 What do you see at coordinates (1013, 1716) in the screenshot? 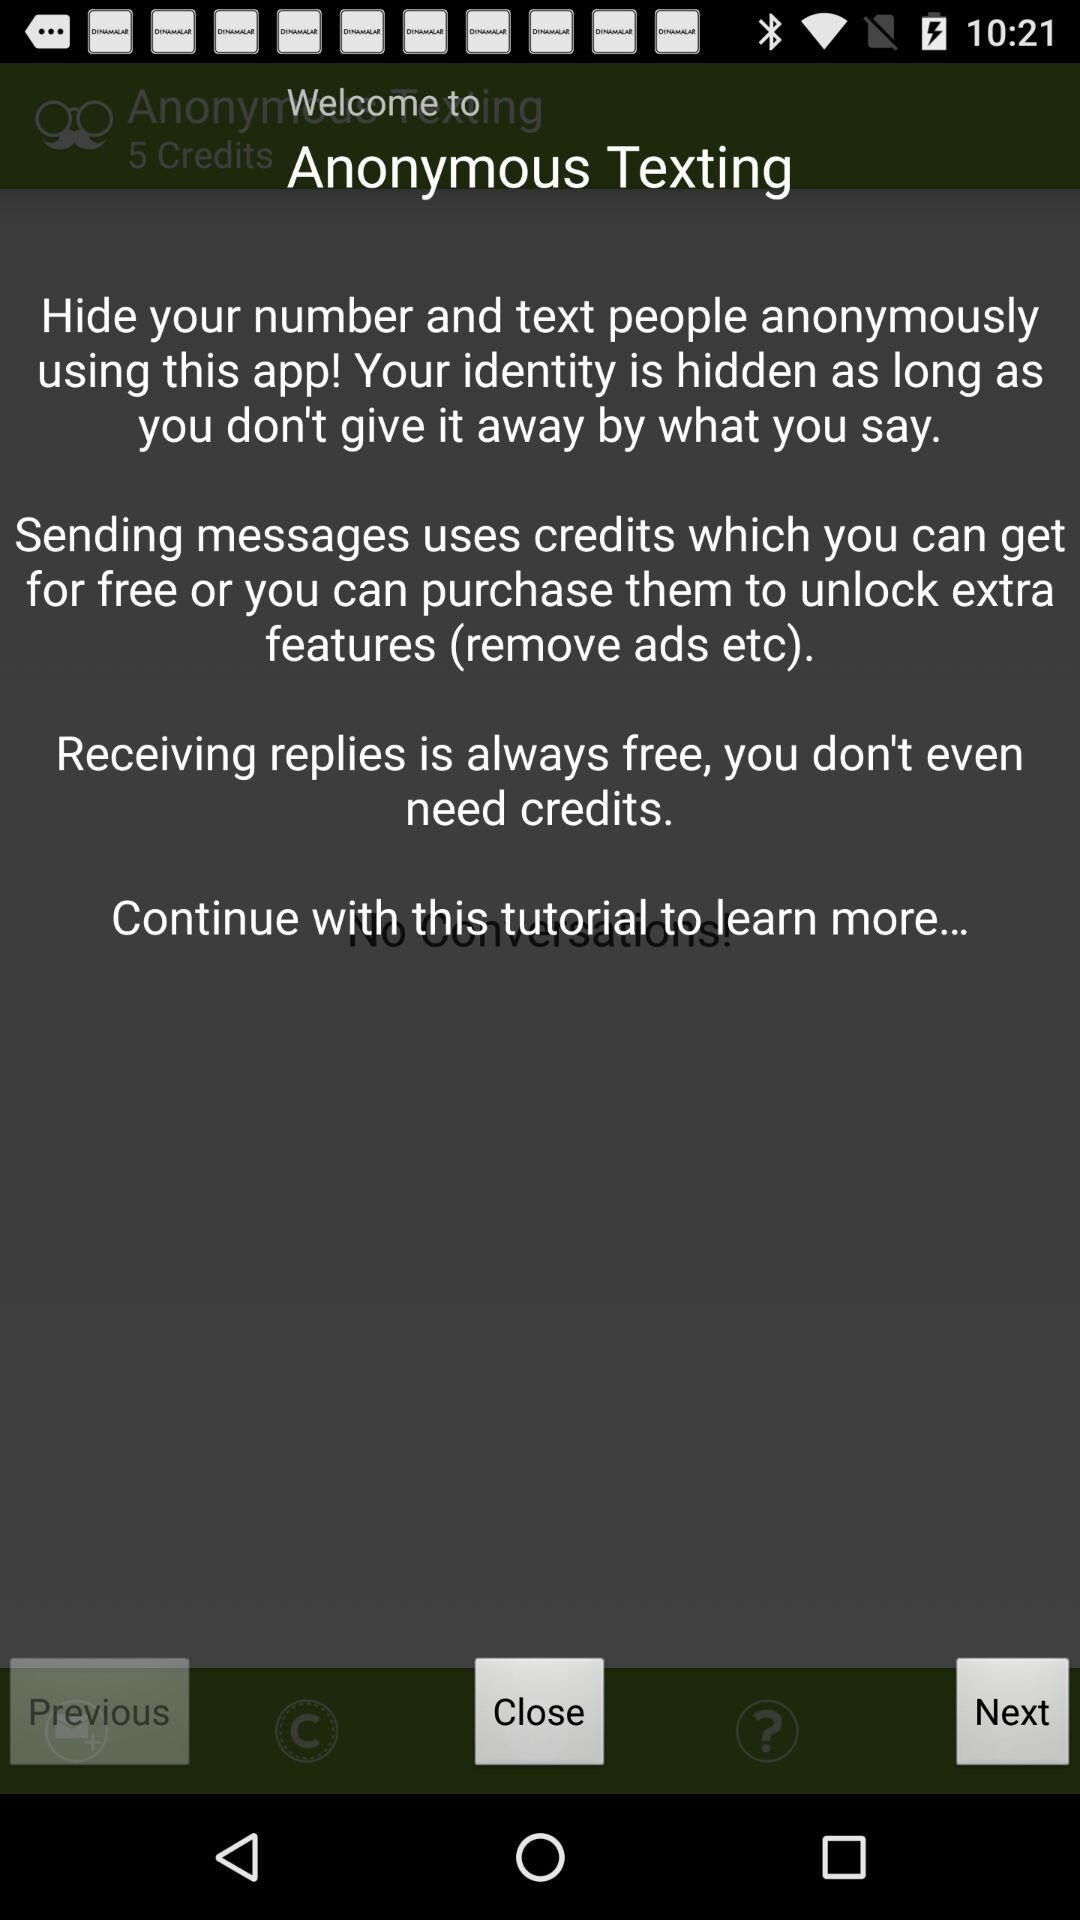
I see `next` at bounding box center [1013, 1716].